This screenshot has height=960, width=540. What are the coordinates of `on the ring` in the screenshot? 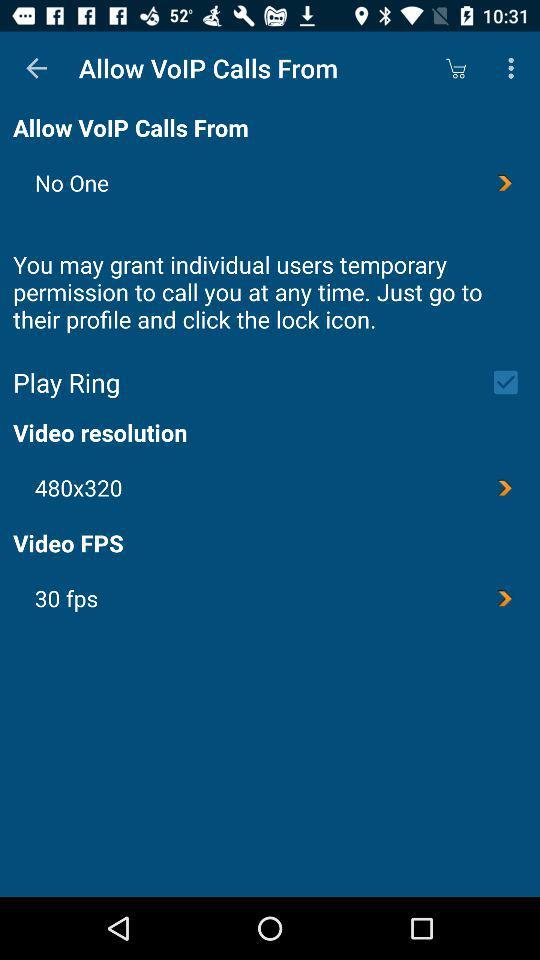 It's located at (512, 381).